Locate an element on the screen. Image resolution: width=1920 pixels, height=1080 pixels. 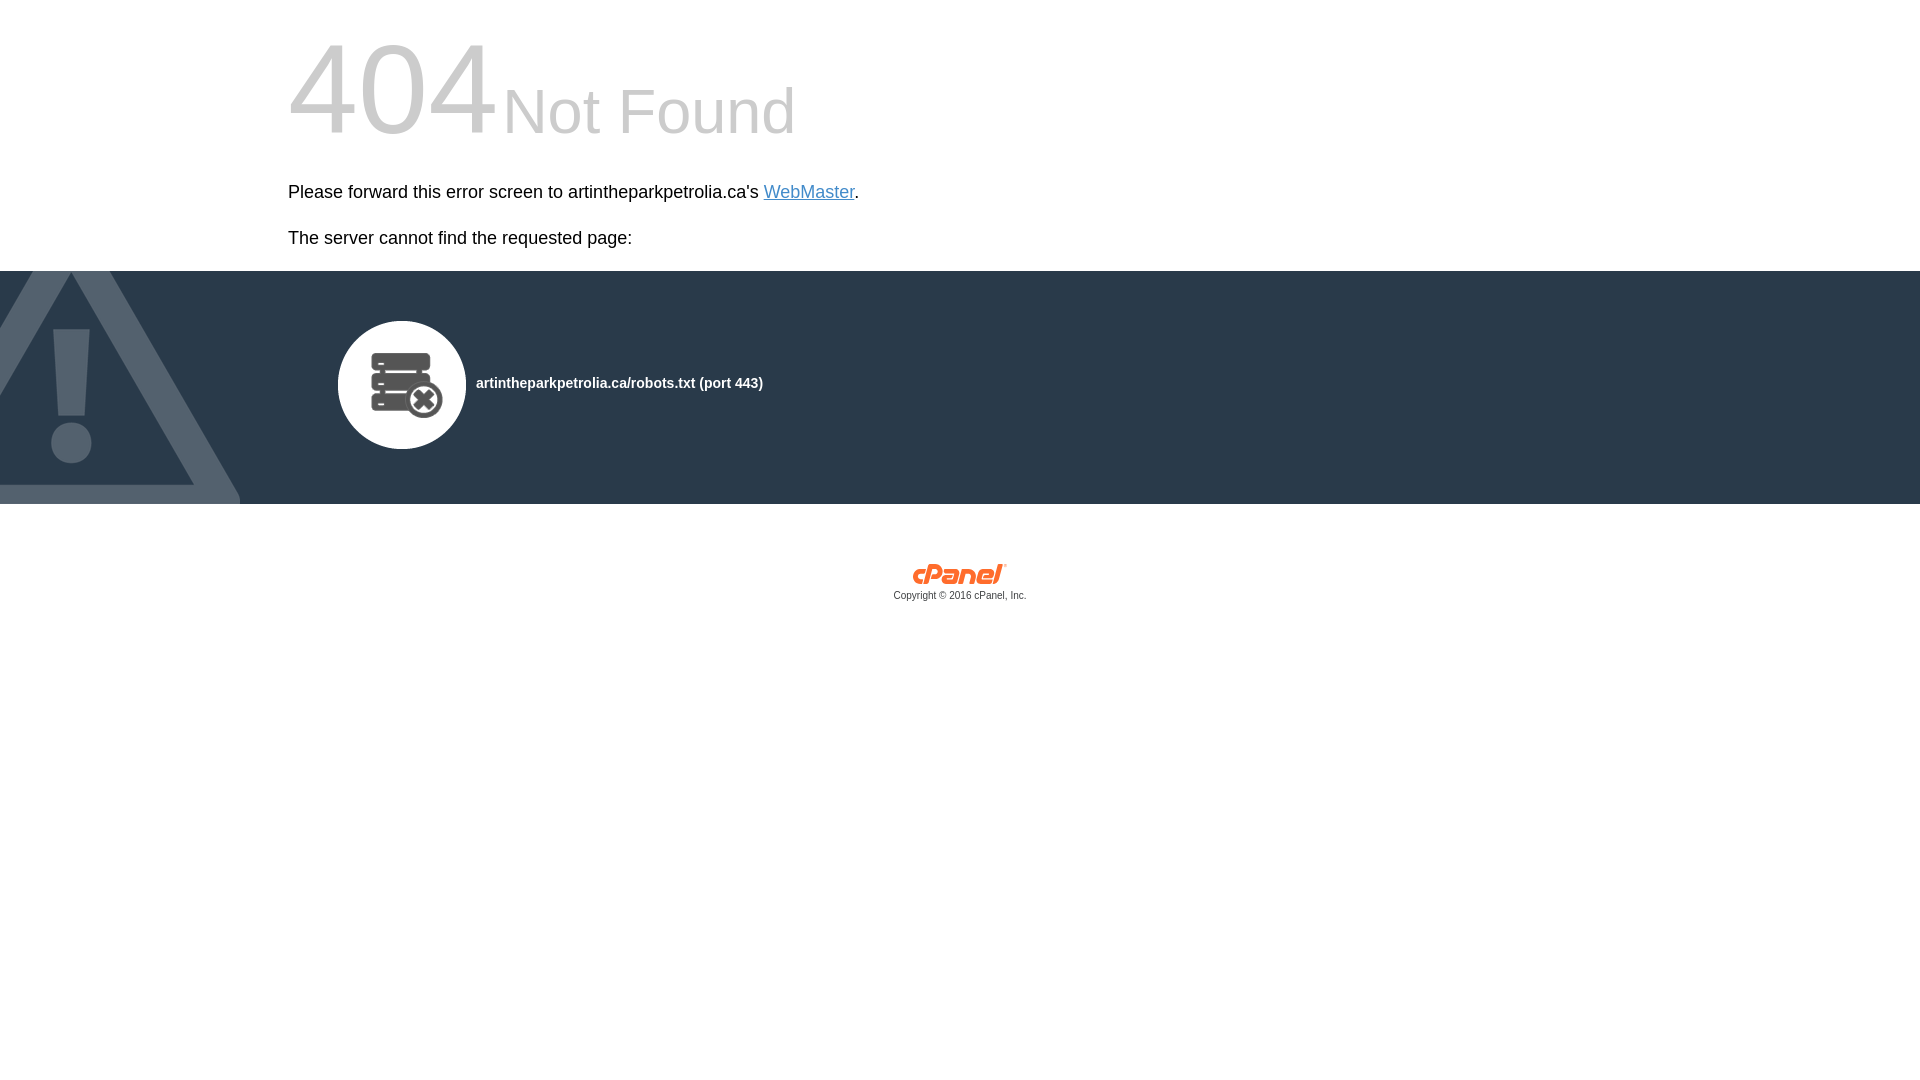
'WebMaster' is located at coordinates (809, 192).